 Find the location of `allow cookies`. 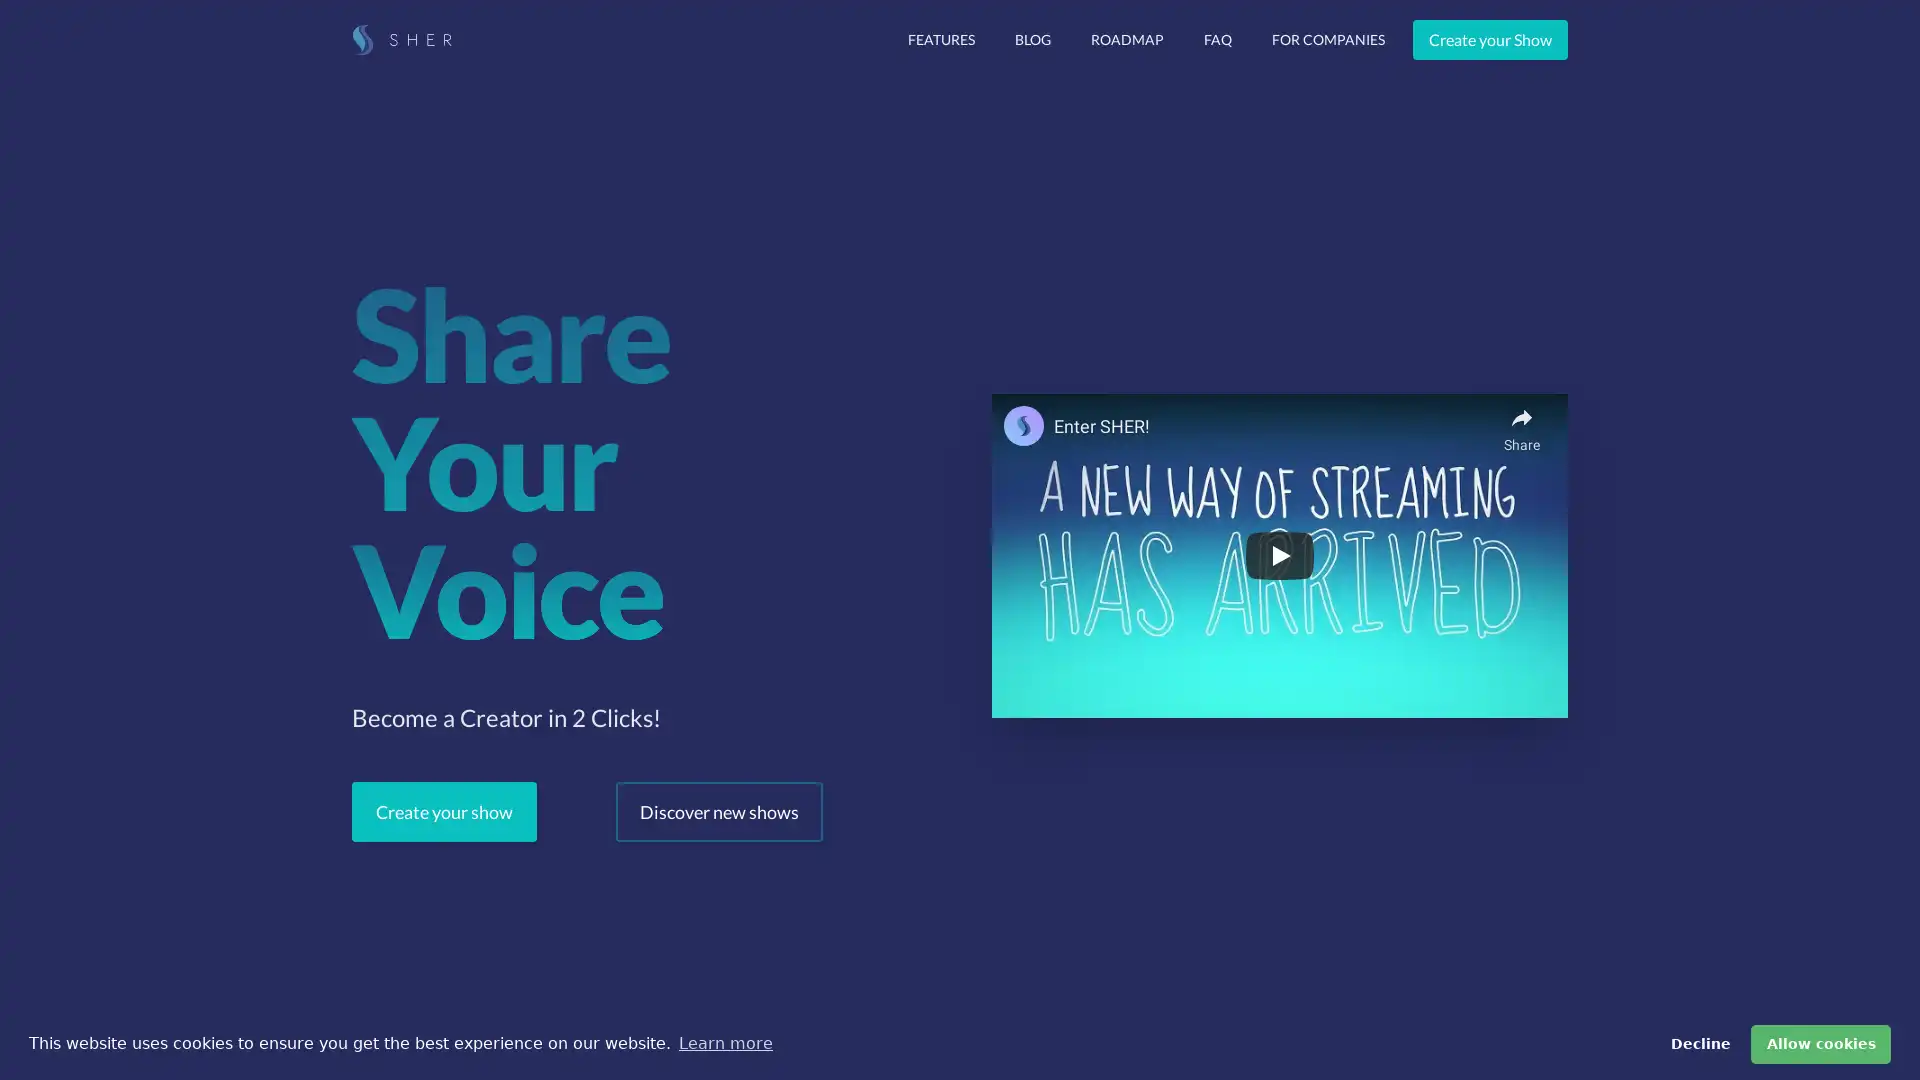

allow cookies is located at coordinates (1820, 1043).